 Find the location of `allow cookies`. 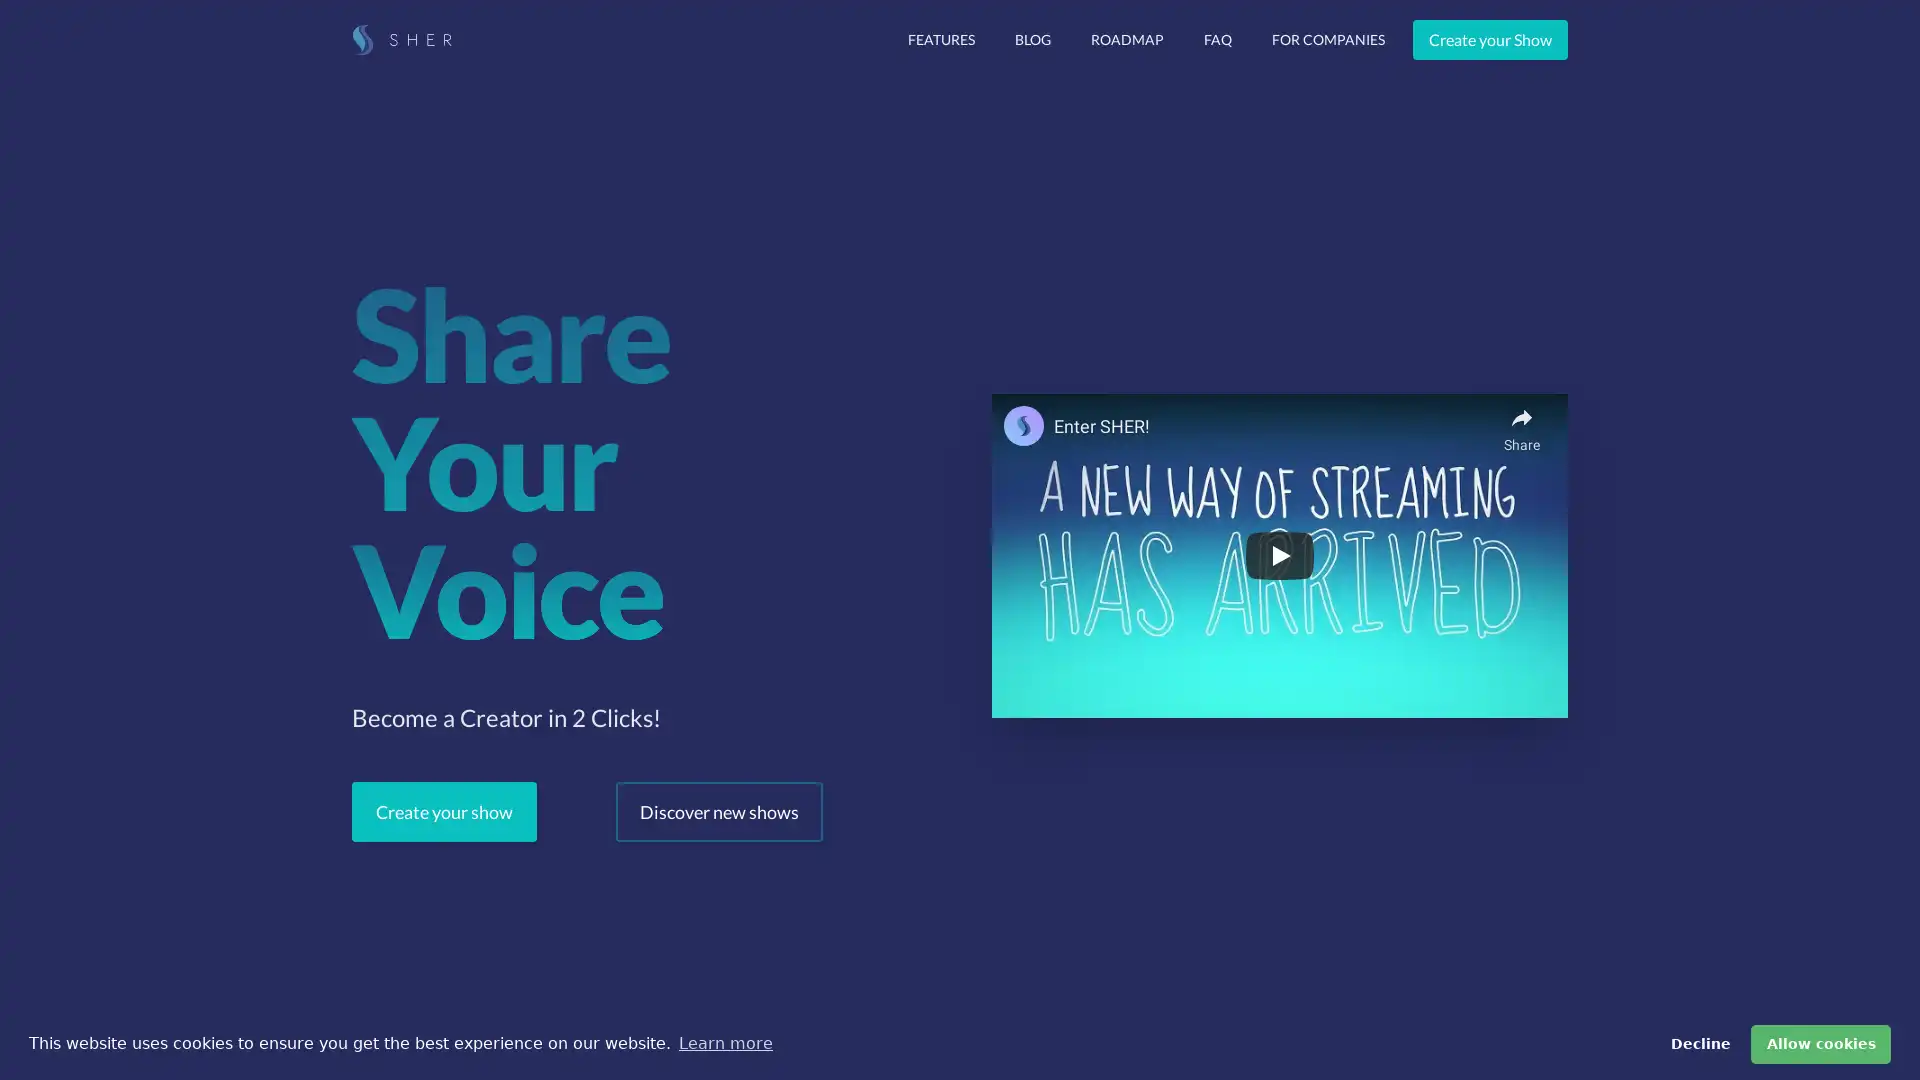

allow cookies is located at coordinates (1820, 1043).